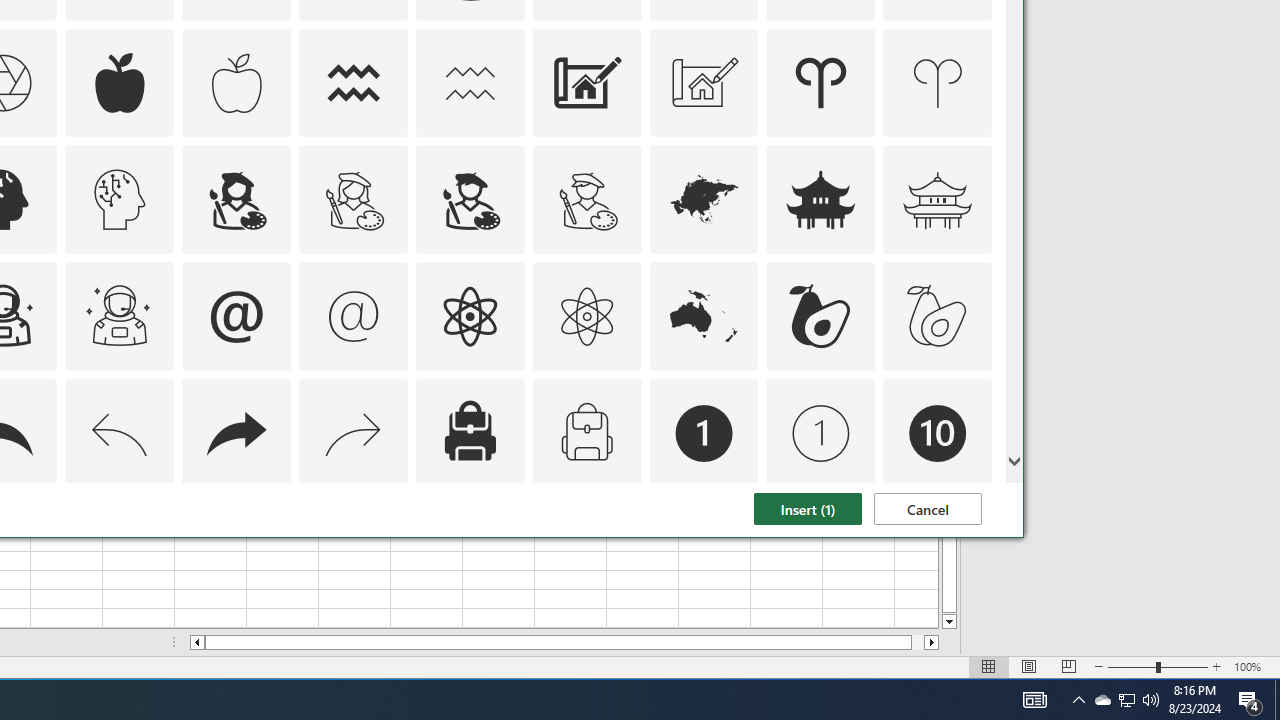 Image resolution: width=1280 pixels, height=720 pixels. I want to click on 'Notification Chevron', so click(1078, 698).